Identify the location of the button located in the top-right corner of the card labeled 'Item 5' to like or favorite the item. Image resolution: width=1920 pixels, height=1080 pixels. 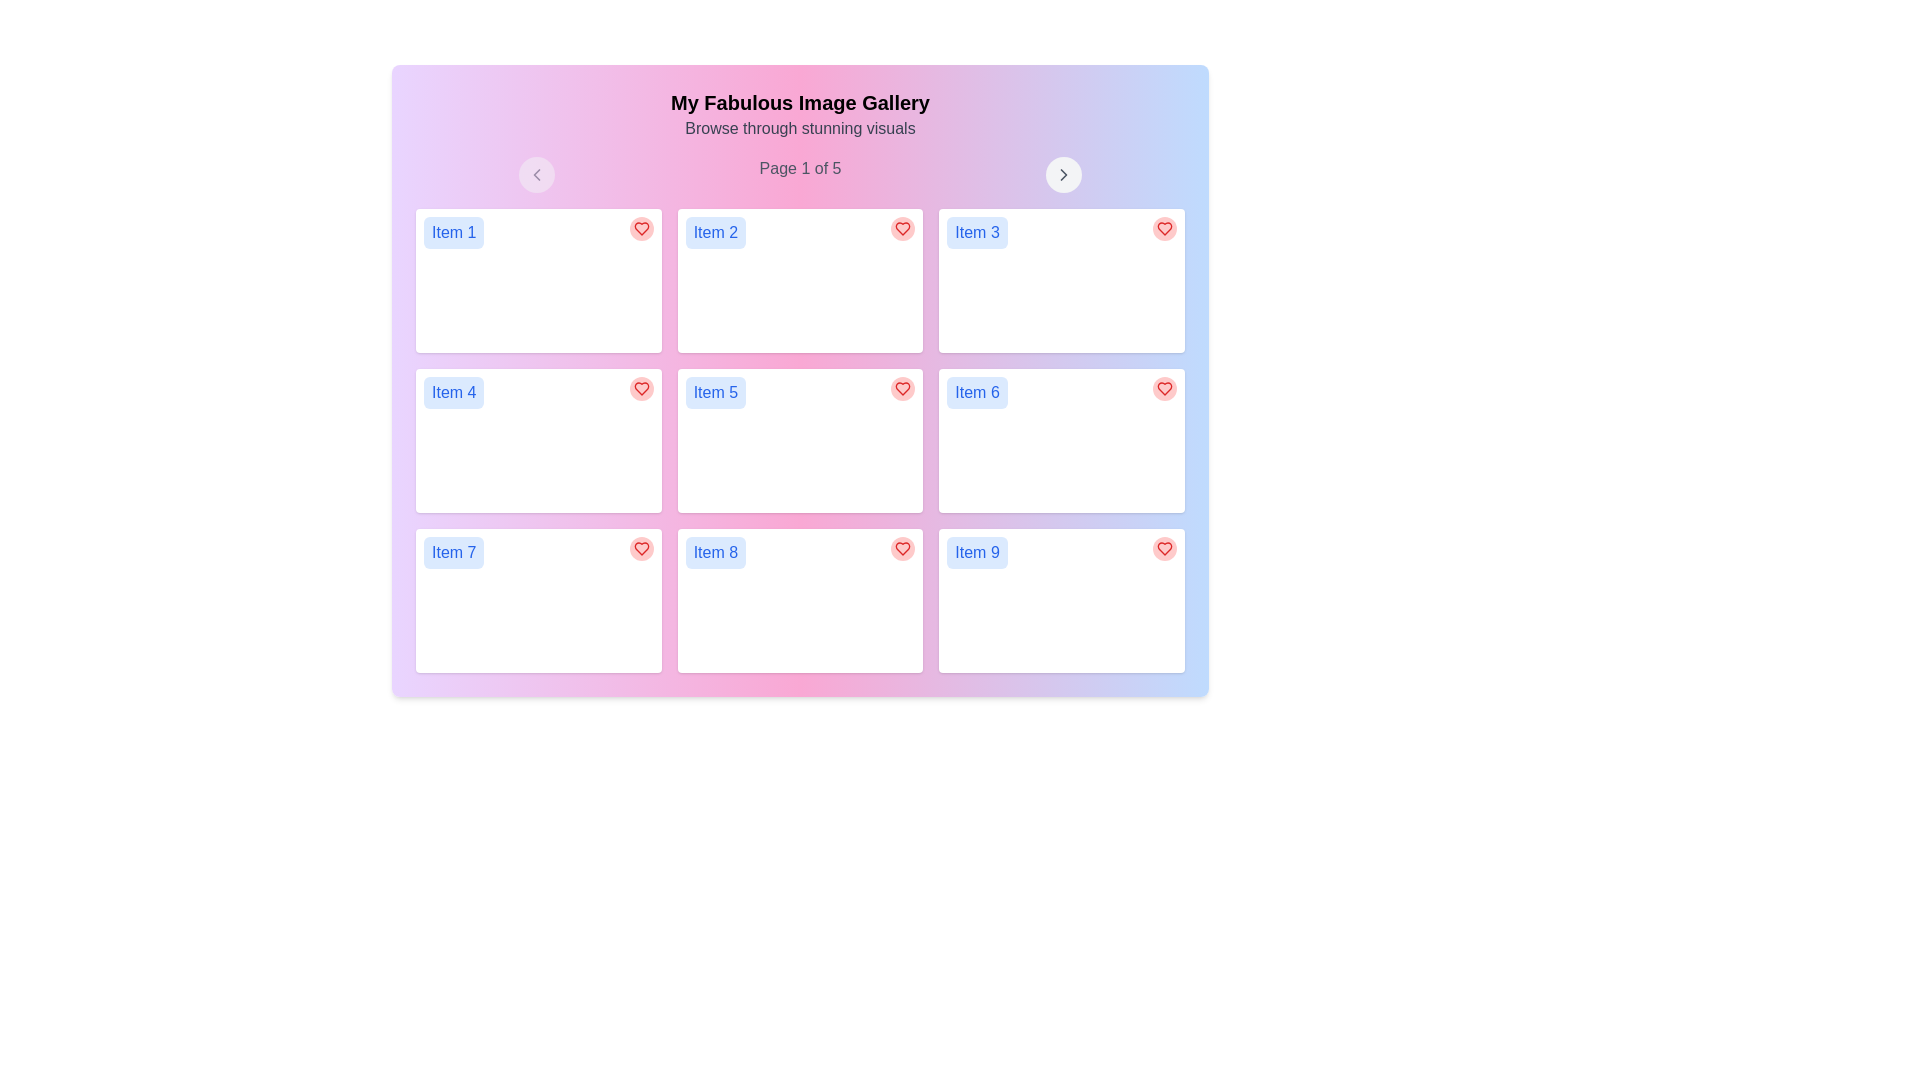
(902, 389).